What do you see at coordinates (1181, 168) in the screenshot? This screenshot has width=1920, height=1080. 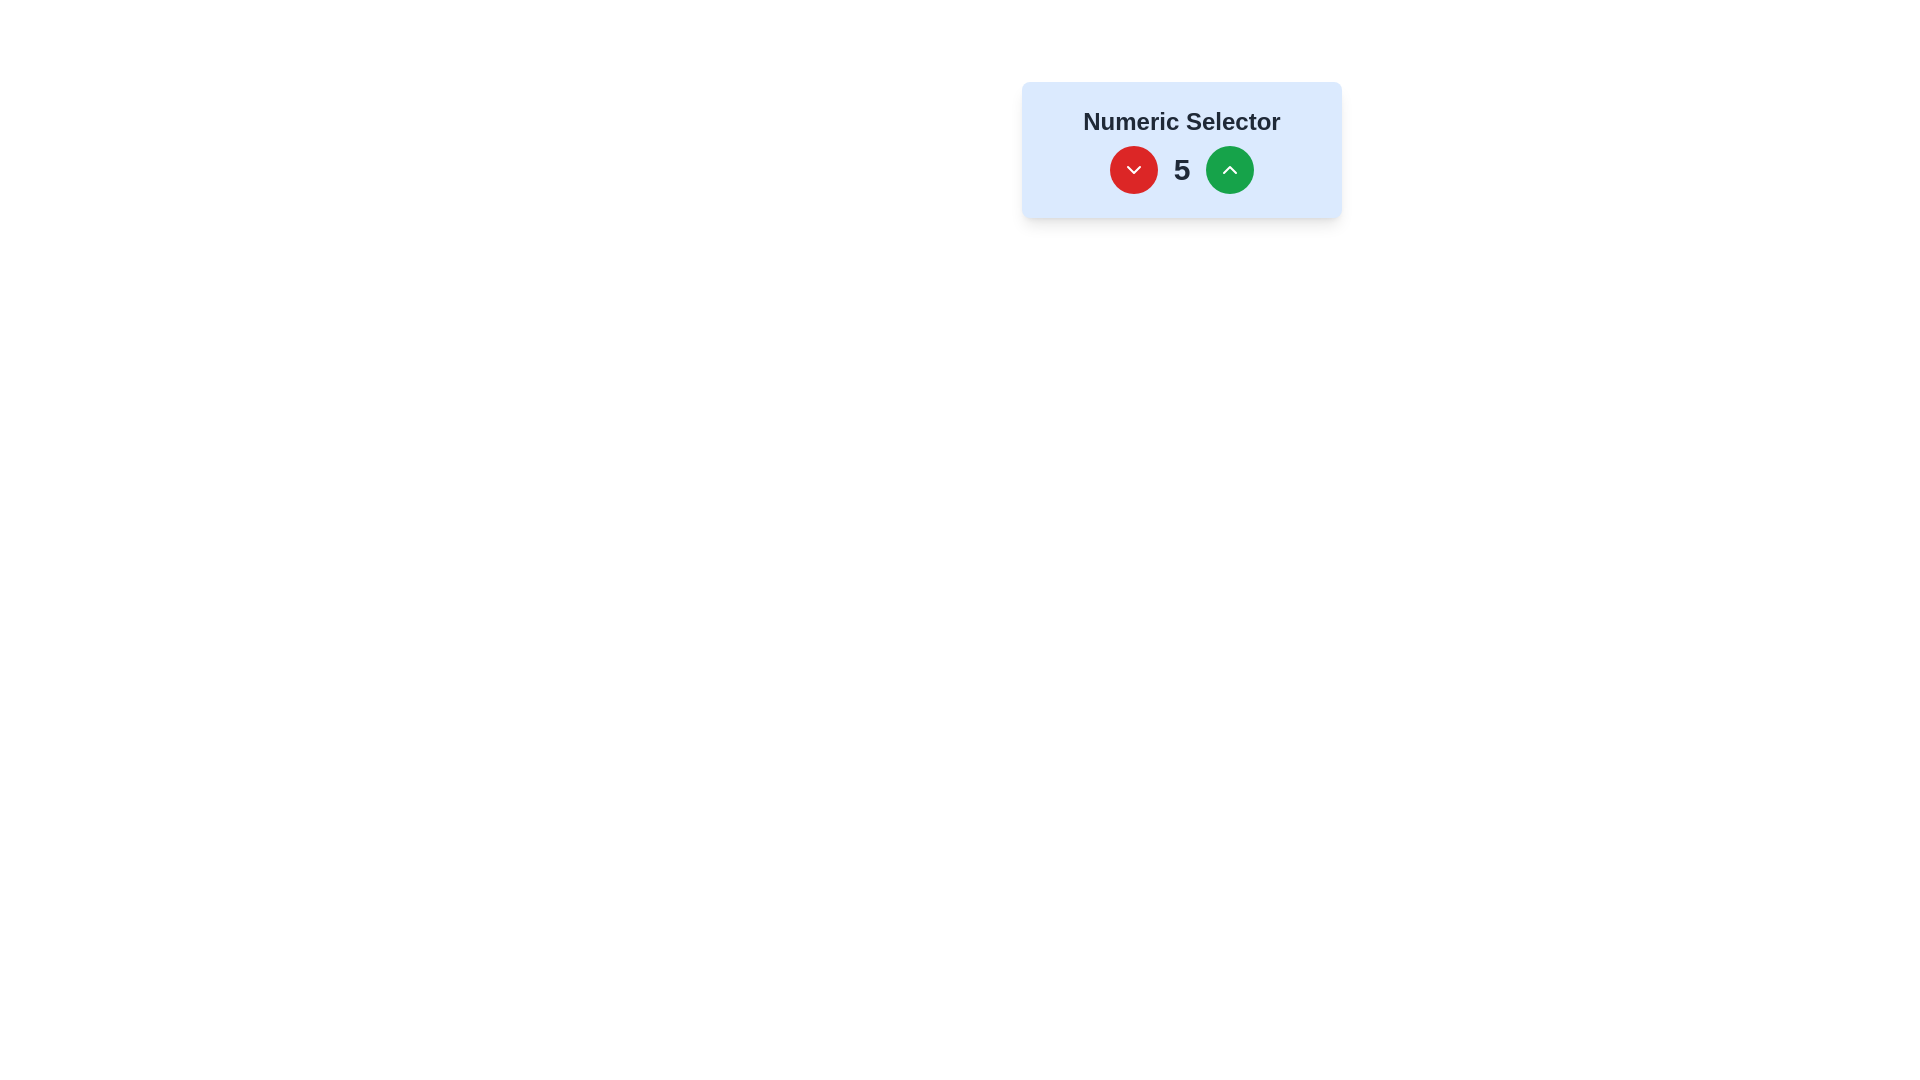 I see `the Text Display that shows the current numeric value in the selector, located between a red button with a downward arrow and a green button with an upward arrow` at bounding box center [1181, 168].